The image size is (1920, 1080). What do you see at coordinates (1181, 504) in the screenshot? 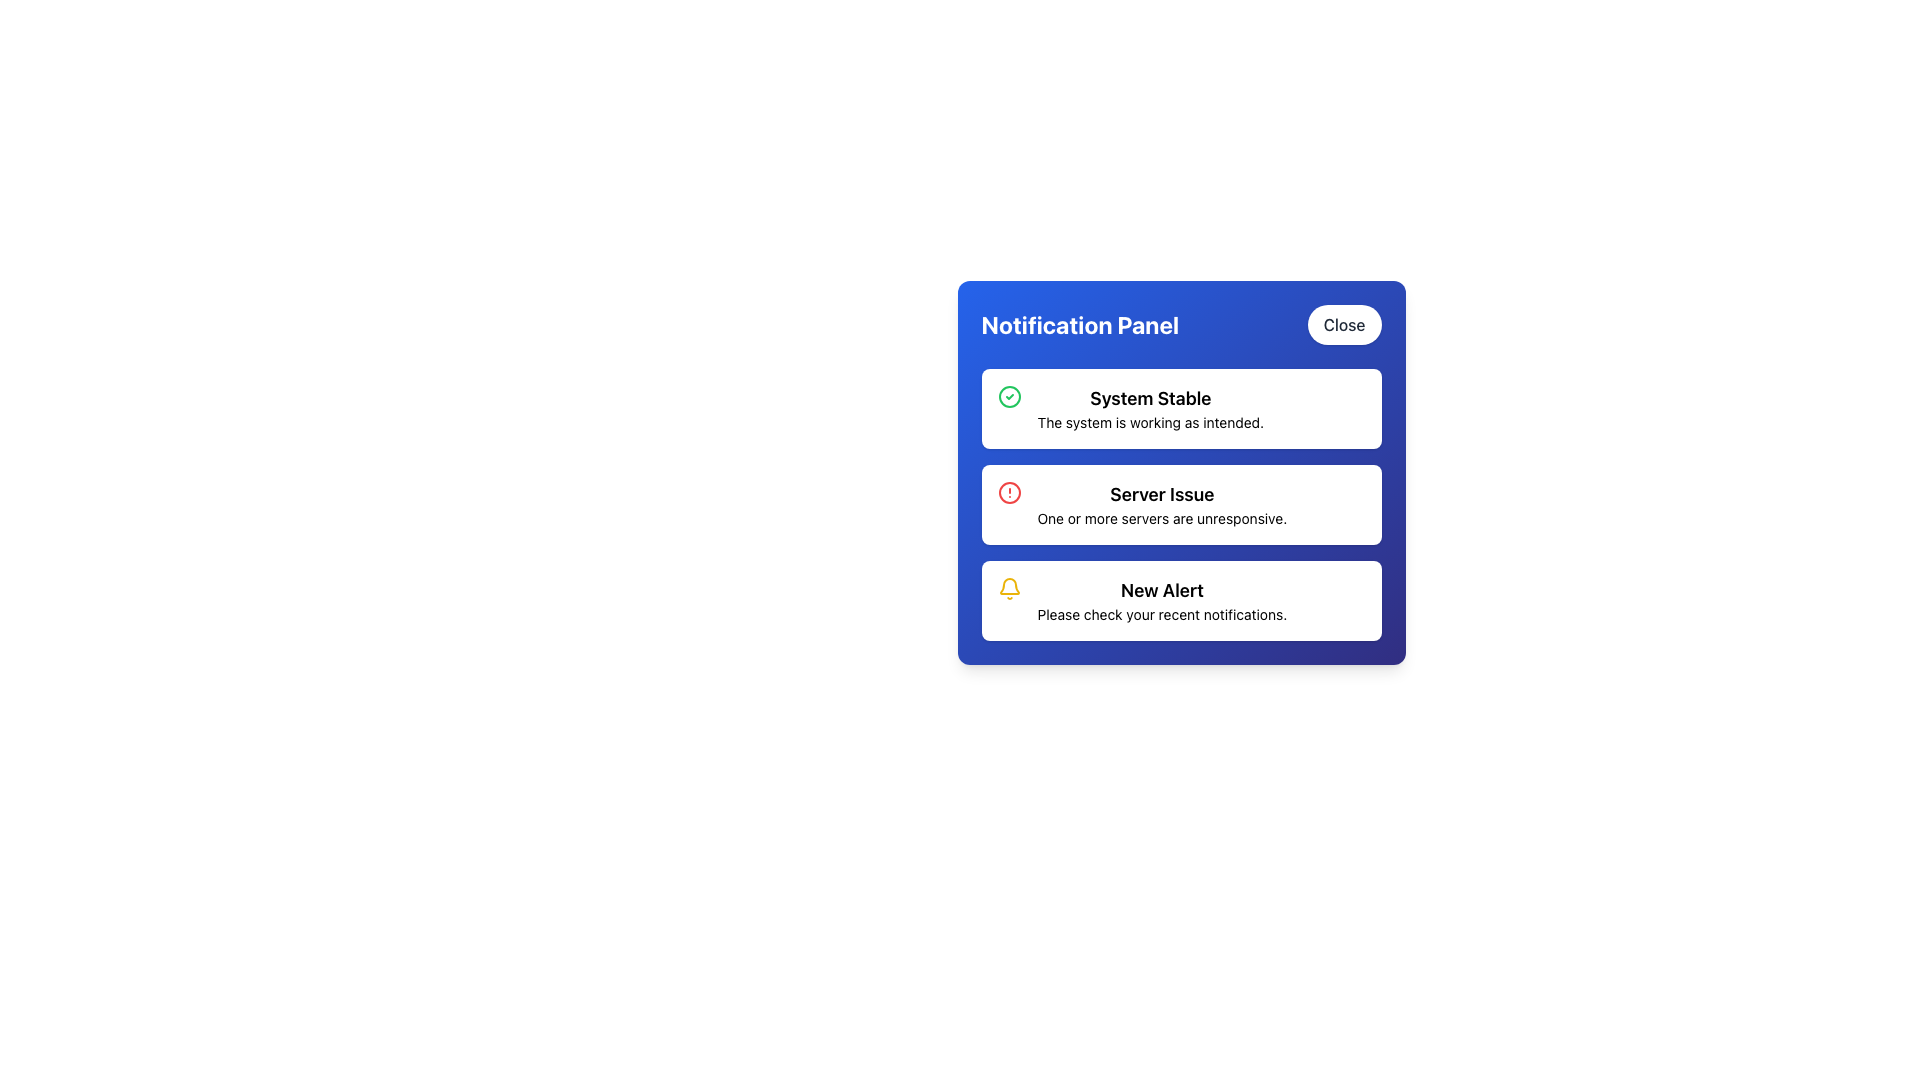
I see `the Notification banner indicating a server issue for additional details, which is the second item in the Notification Panel` at bounding box center [1181, 504].